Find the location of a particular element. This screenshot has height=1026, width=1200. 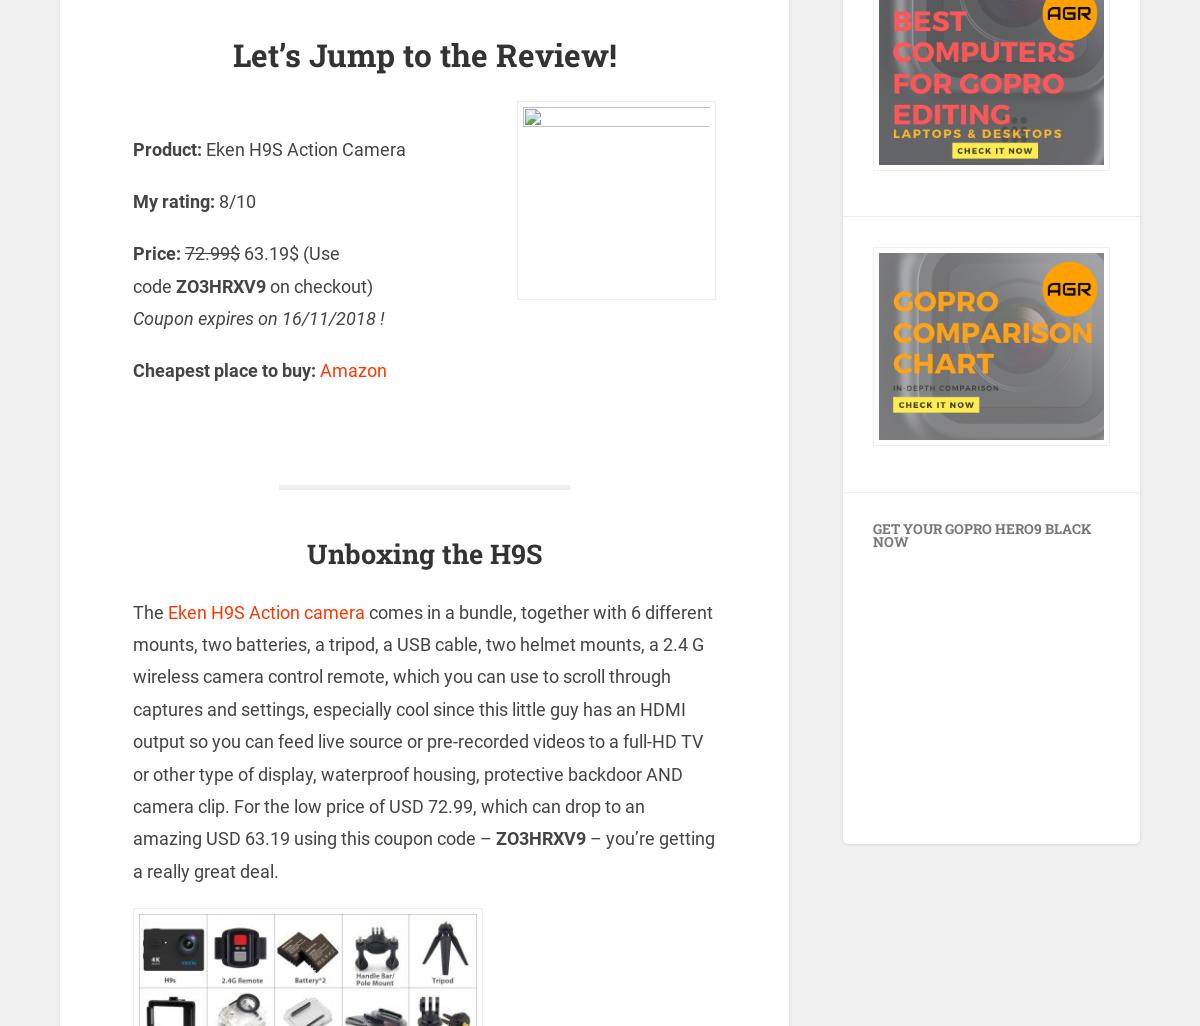

'Price:' is located at coordinates (155, 253).